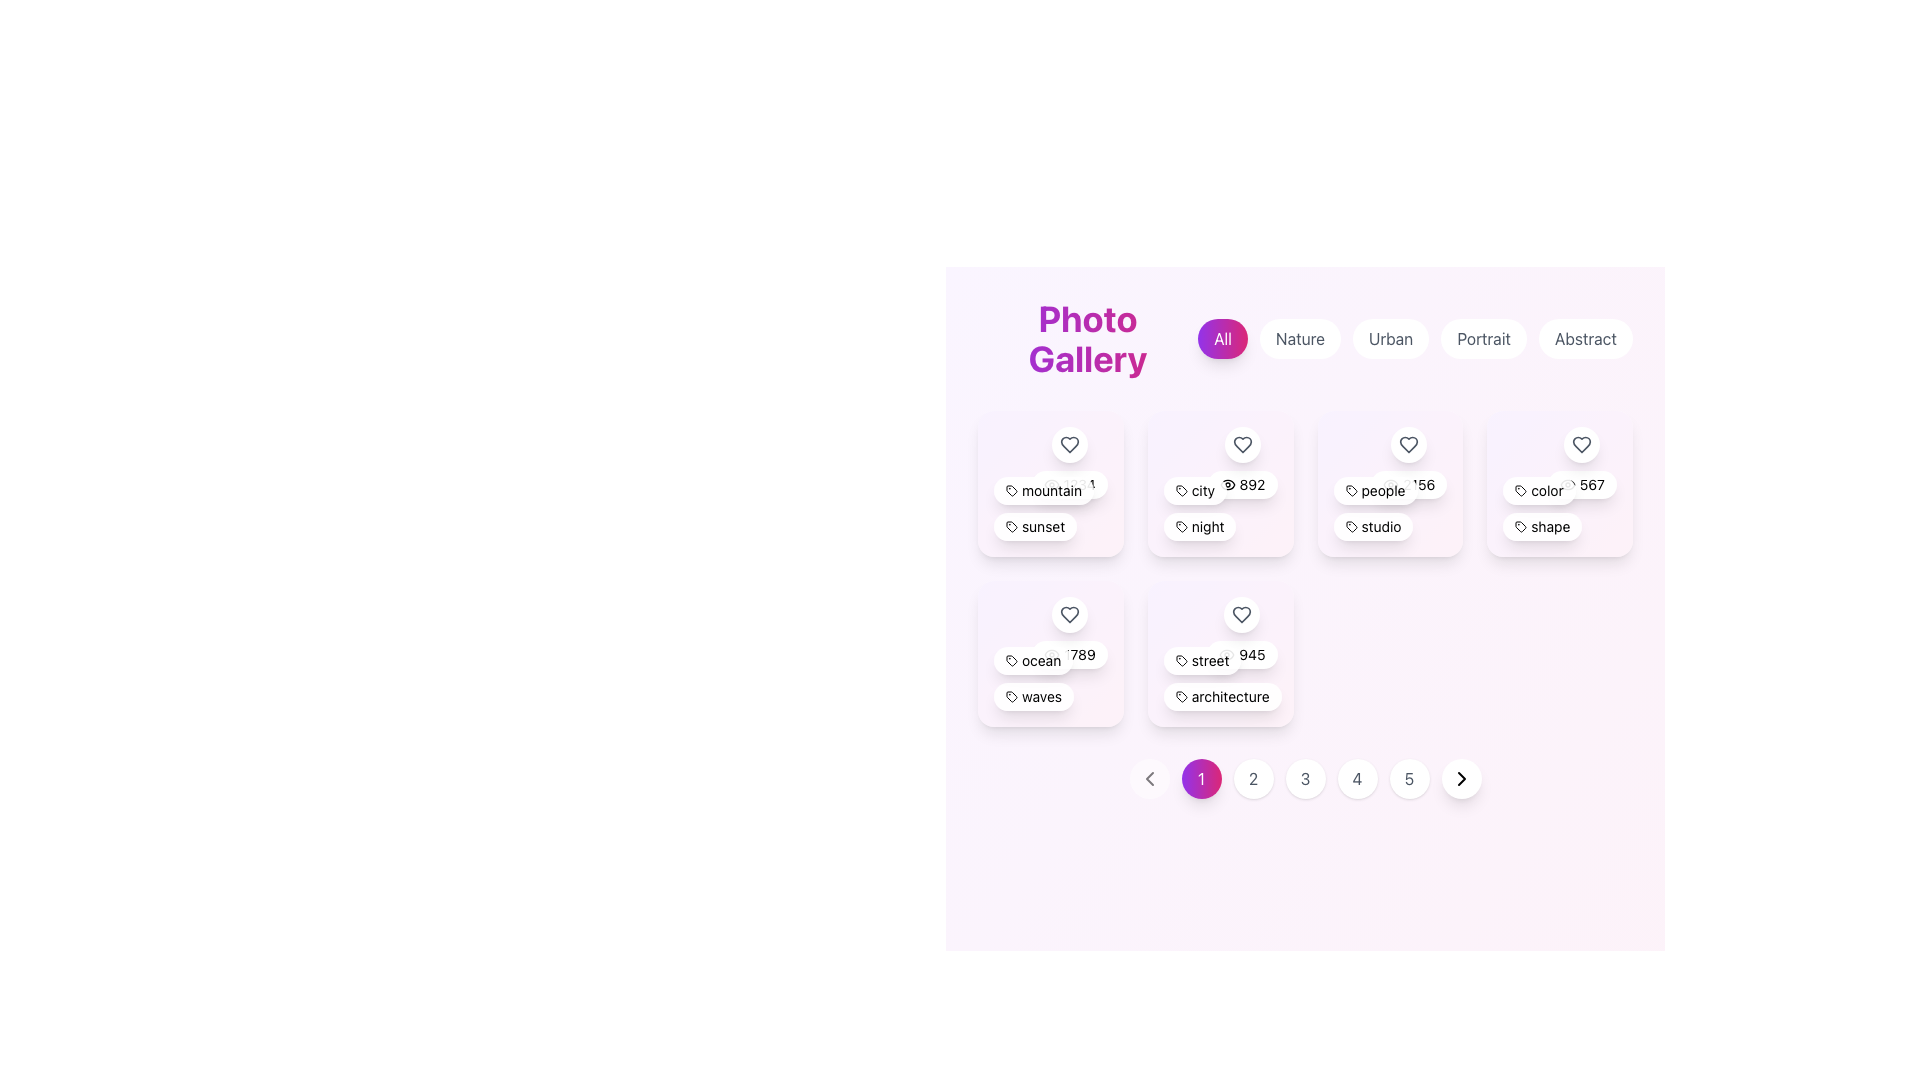 This screenshot has width=1920, height=1080. I want to click on descriptive tags located in the lower section of the card in the fourth column of the grid, which serves as a category indicator for the card's contents, so click(1559, 507).